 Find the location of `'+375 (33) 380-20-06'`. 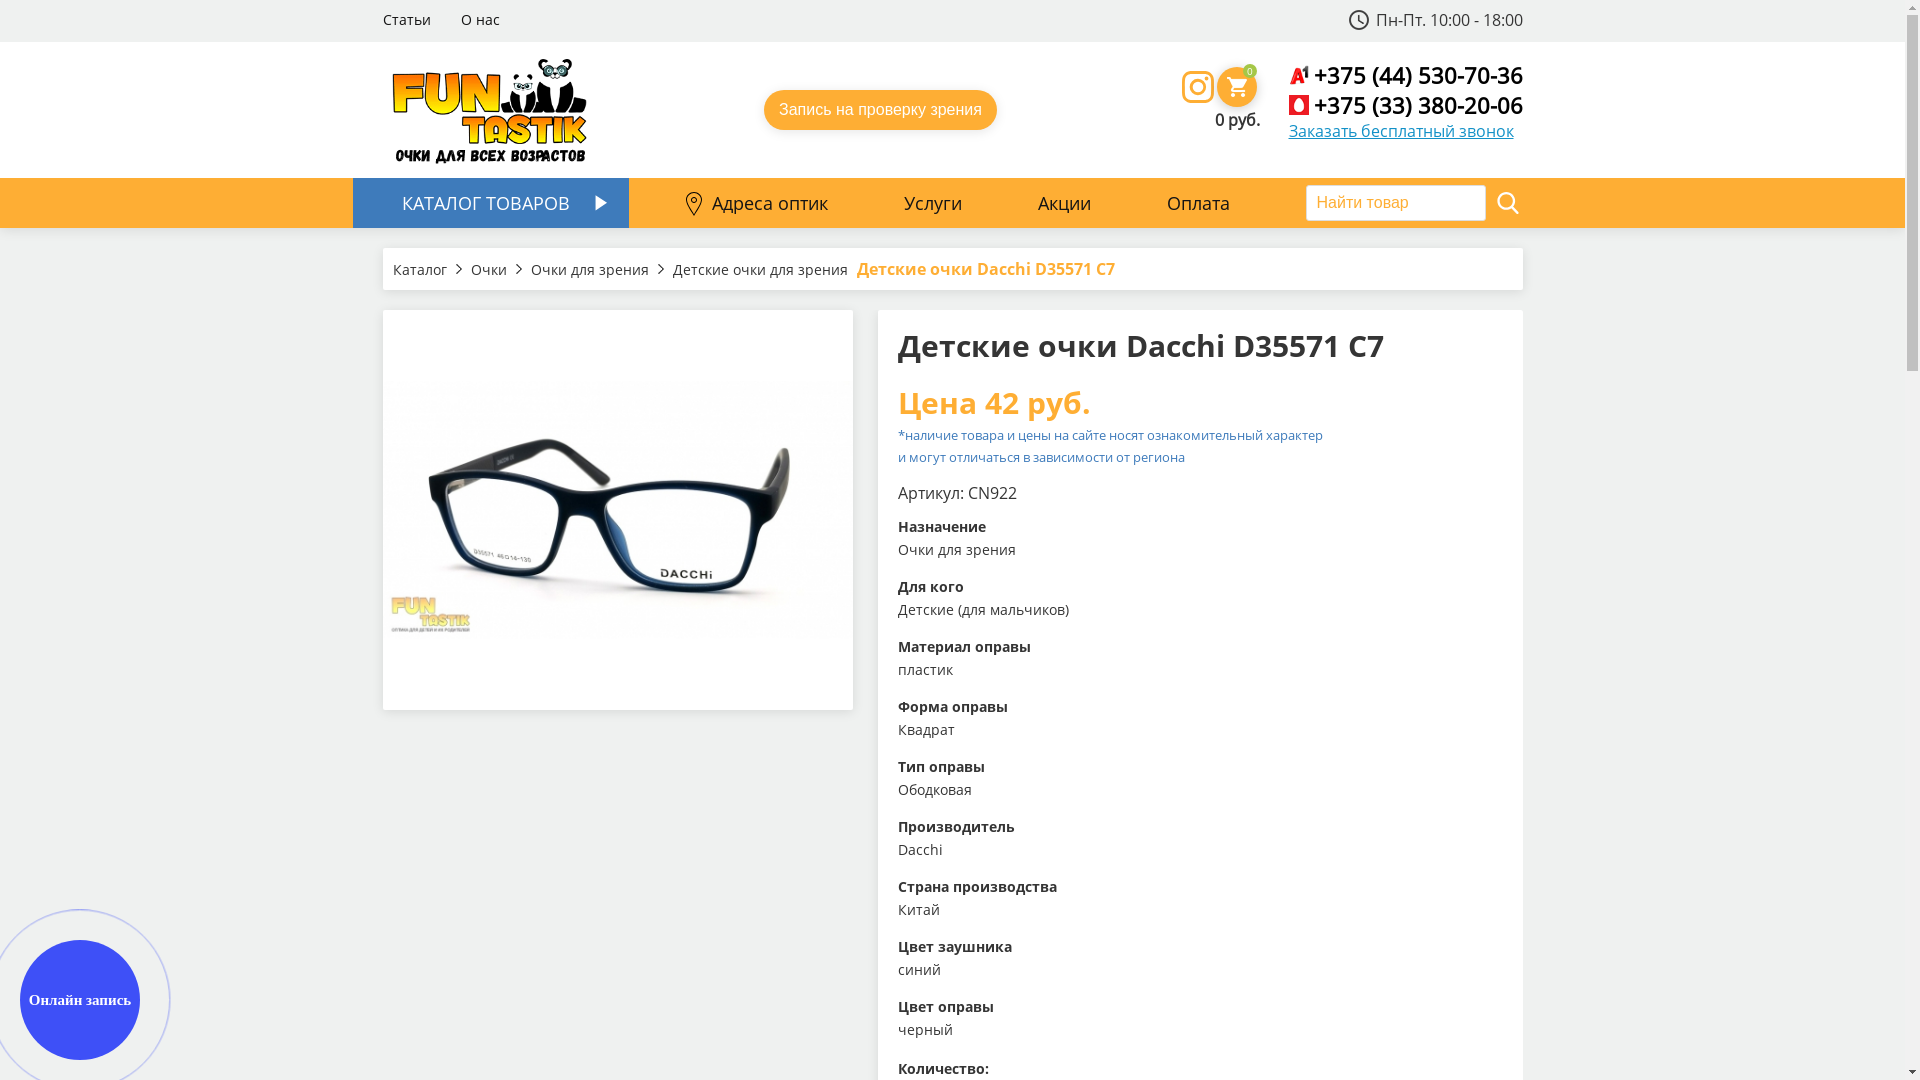

'+375 (33) 380-20-06' is located at coordinates (1314, 104).